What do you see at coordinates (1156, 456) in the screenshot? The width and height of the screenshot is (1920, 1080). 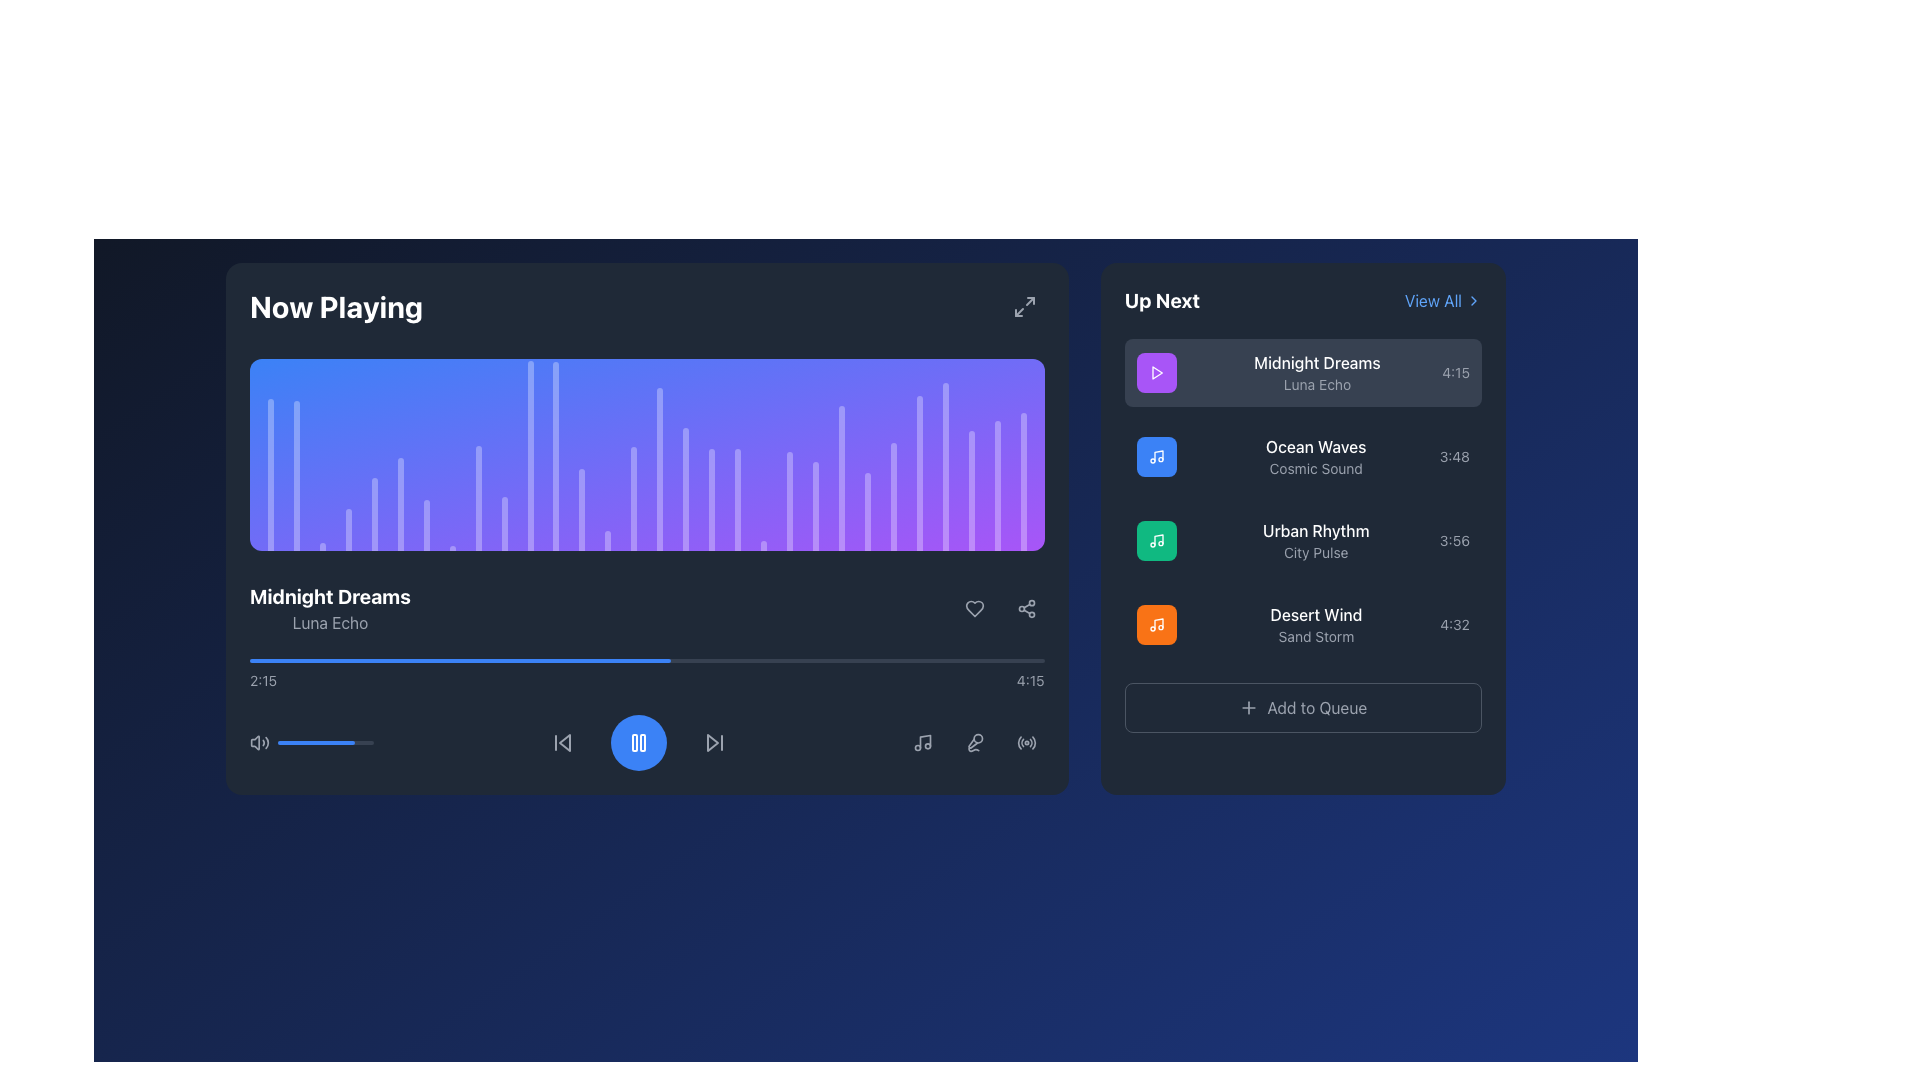 I see `the 'Ocean Waves' icon located in the 'Up Next' section, which is the second icon in the list and is positioned to the left of the 'Ocean Waves' track title` at bounding box center [1156, 456].